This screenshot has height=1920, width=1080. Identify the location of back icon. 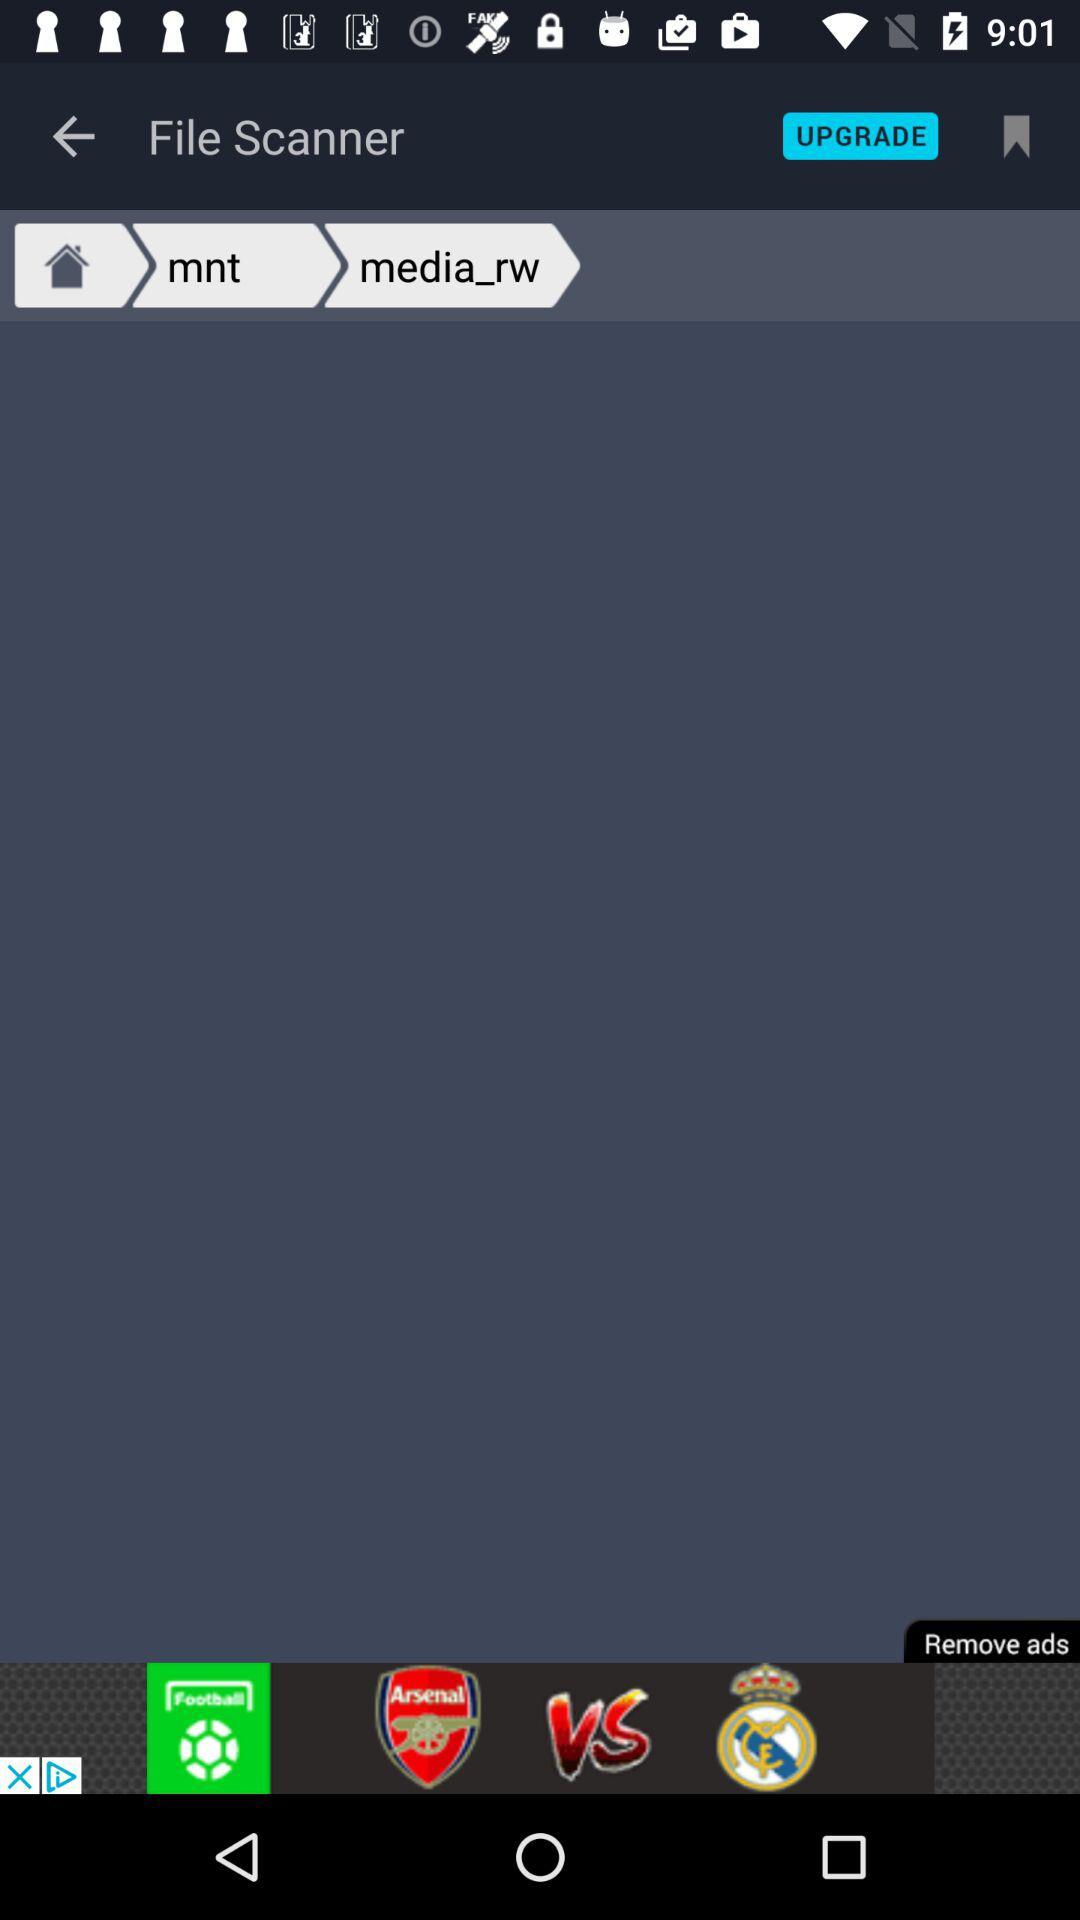
(72, 135).